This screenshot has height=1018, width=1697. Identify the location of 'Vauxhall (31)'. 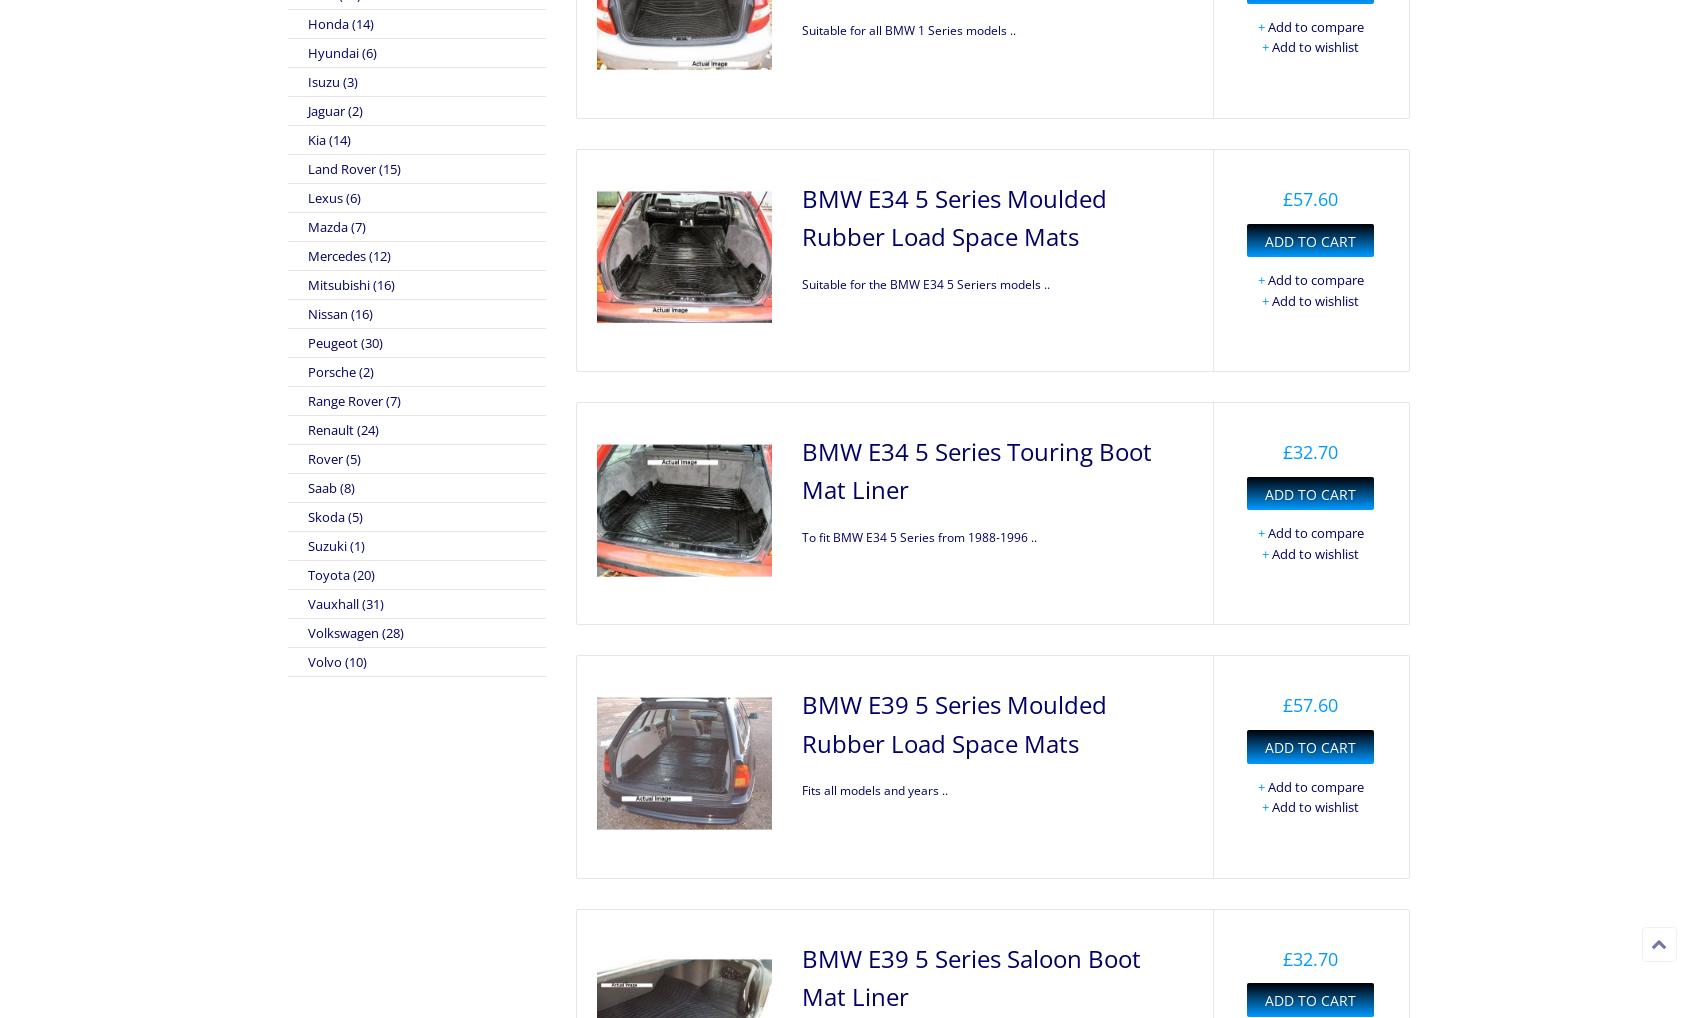
(345, 603).